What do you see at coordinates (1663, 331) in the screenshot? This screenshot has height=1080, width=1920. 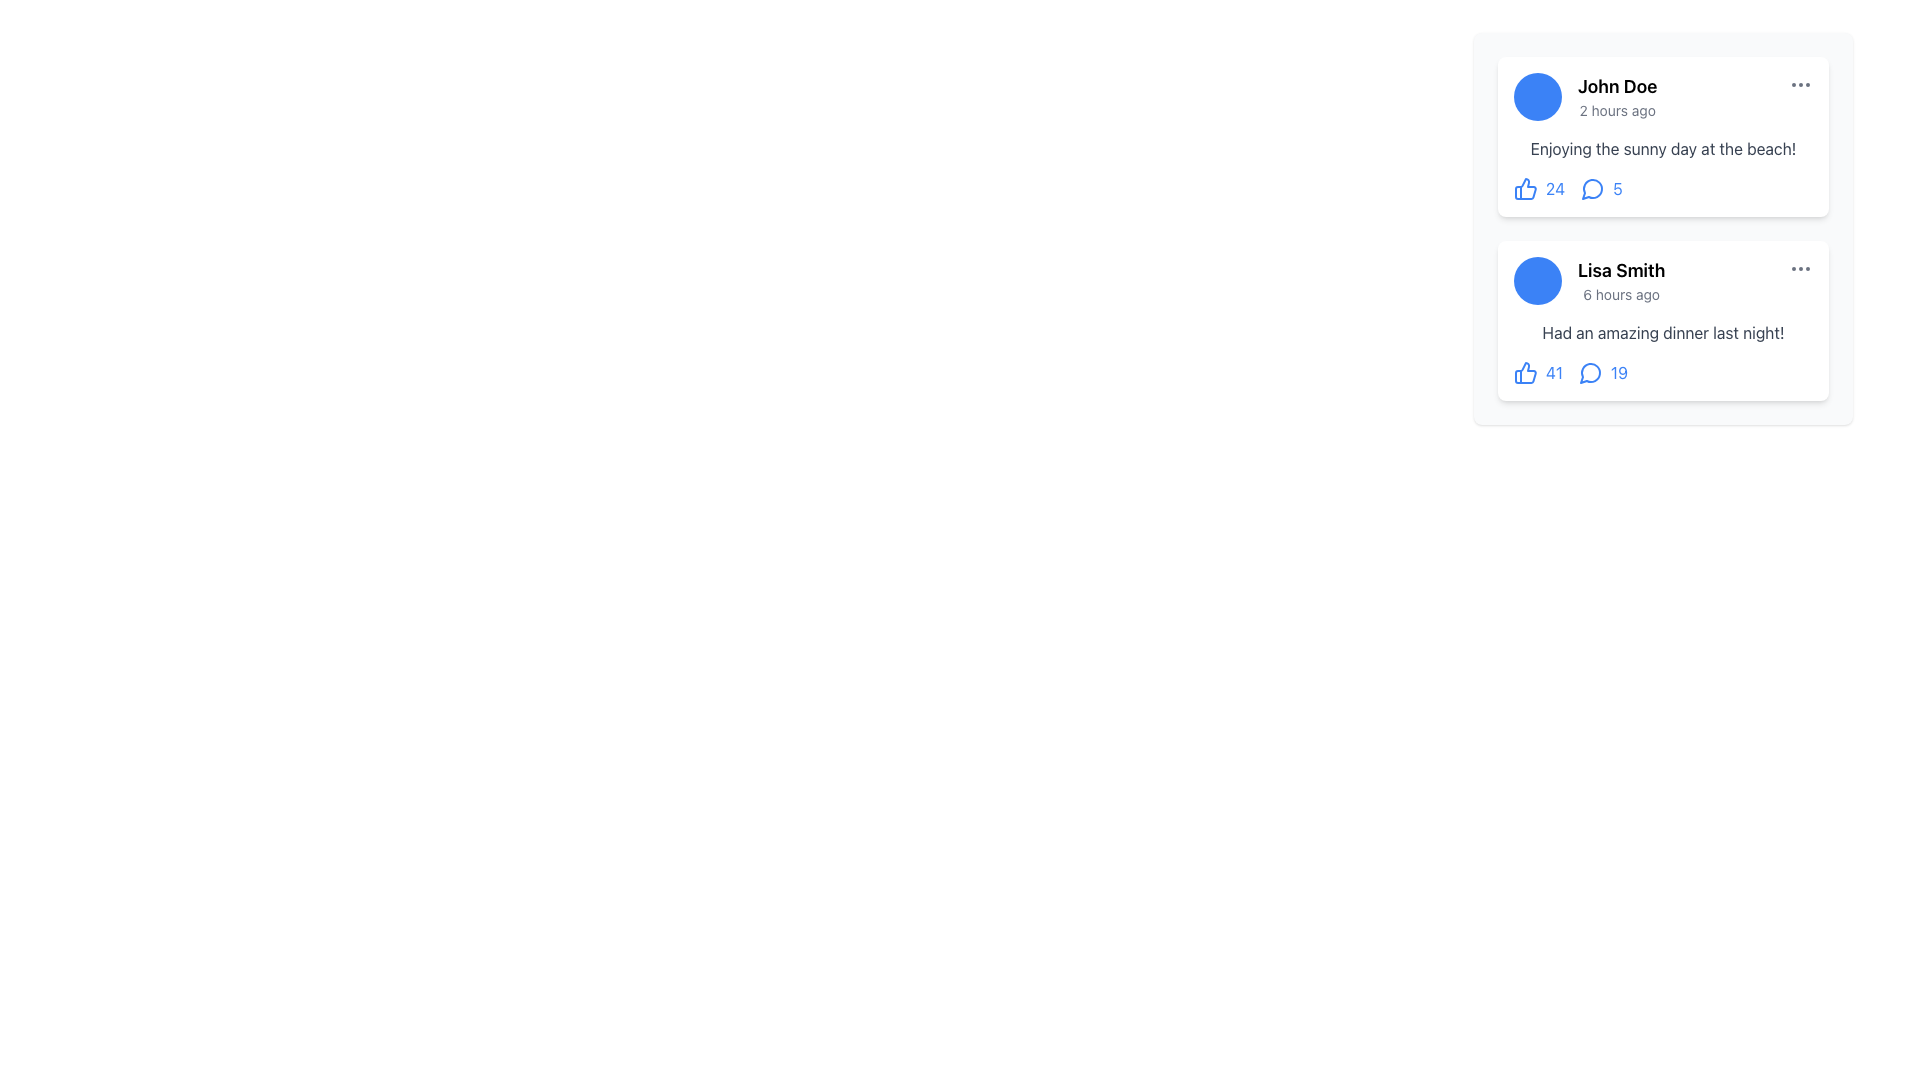 I see `the text block that says 'Had an amazing dinner last night!', which is styled in gray and located under Lisa Smith's name in the second card of the sidebar` at bounding box center [1663, 331].